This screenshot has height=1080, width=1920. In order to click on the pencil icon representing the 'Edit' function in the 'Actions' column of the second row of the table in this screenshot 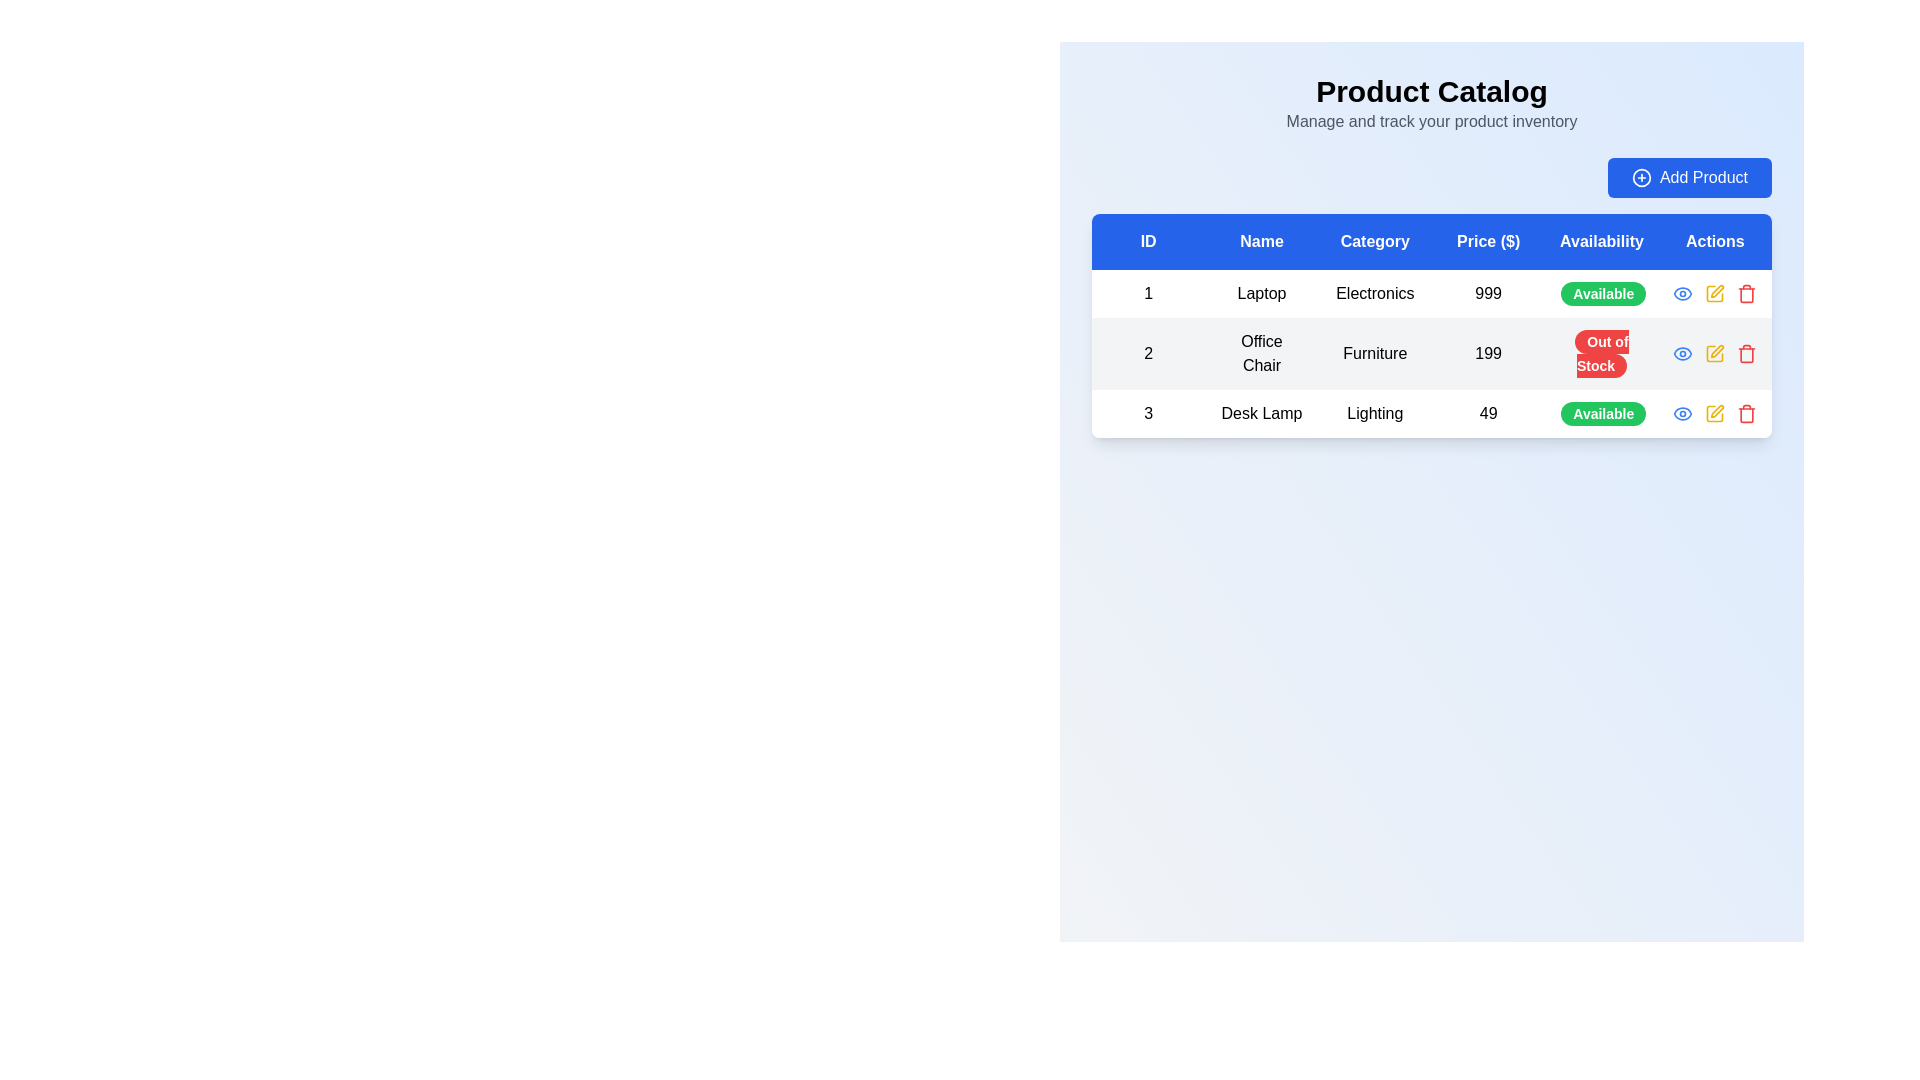, I will do `click(1714, 353)`.